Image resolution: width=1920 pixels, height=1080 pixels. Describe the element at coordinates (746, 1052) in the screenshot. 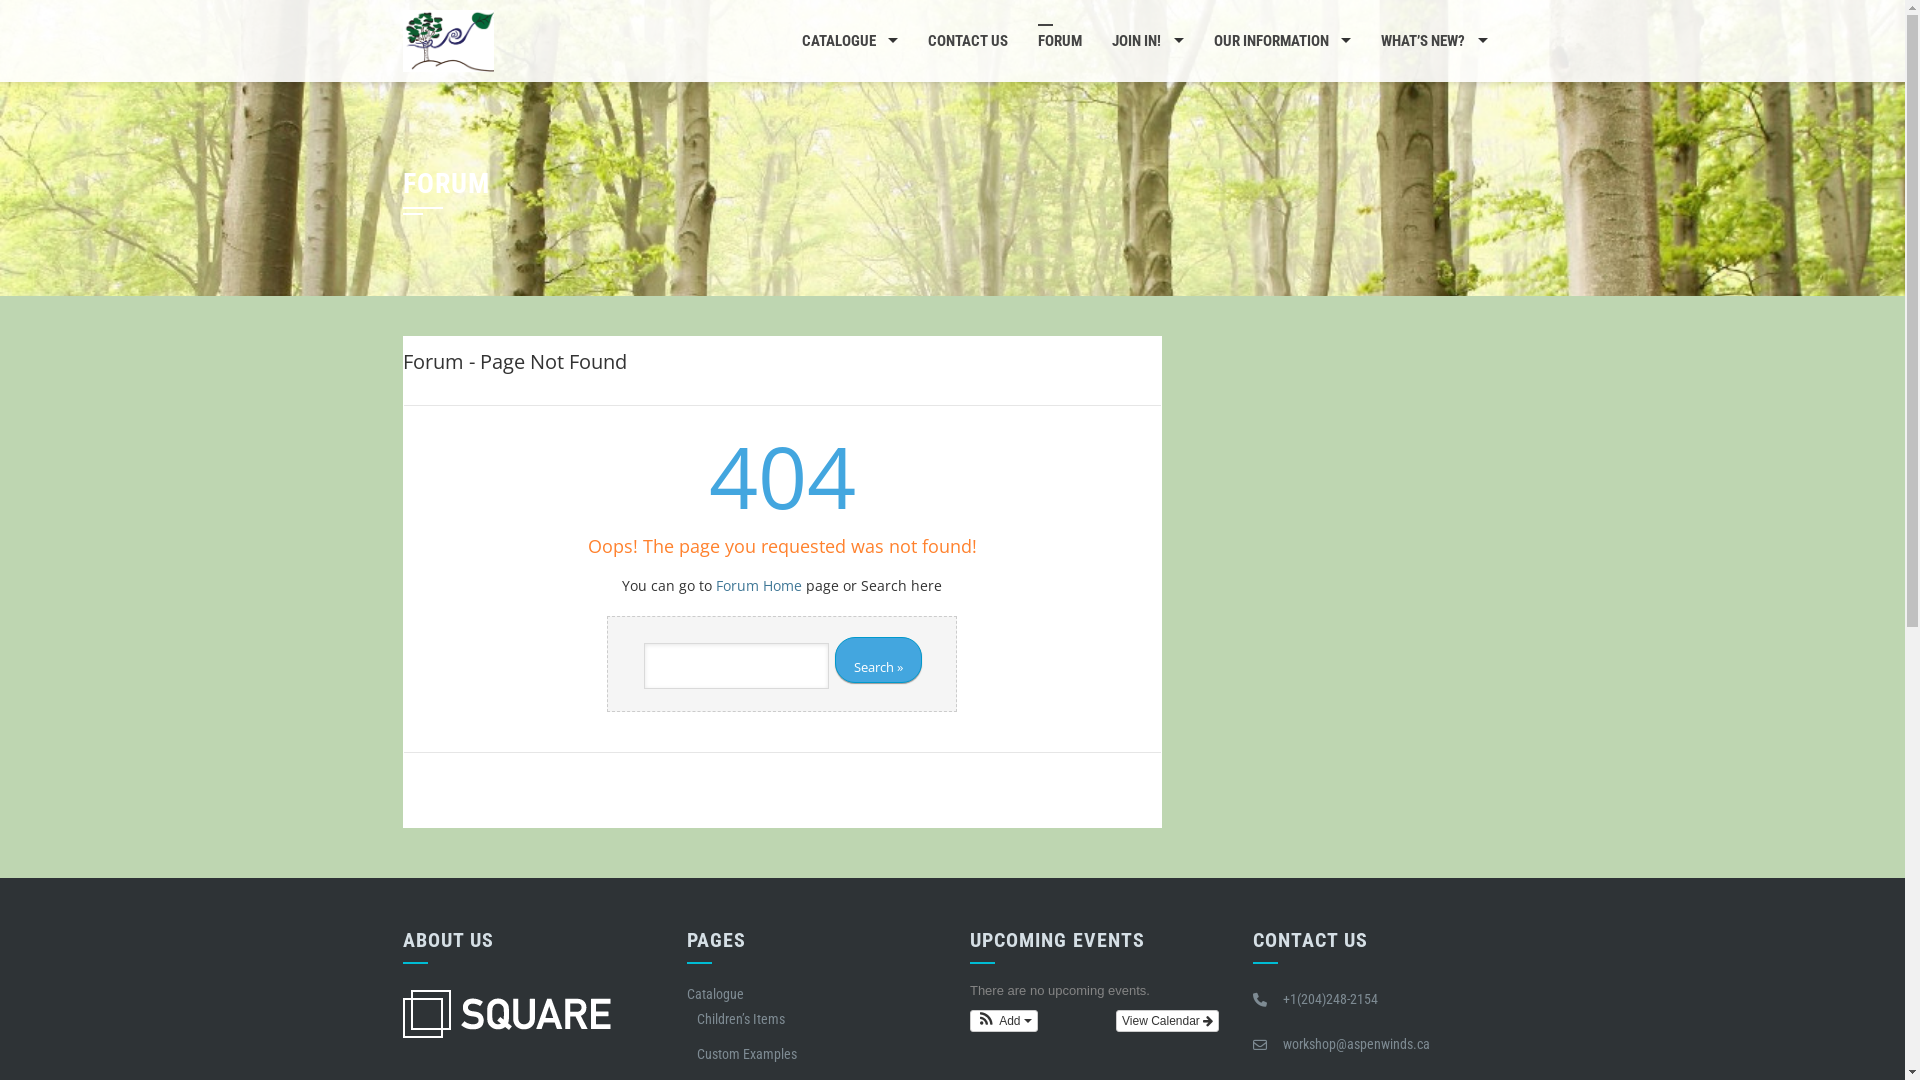

I see `'Custom Examples'` at that location.